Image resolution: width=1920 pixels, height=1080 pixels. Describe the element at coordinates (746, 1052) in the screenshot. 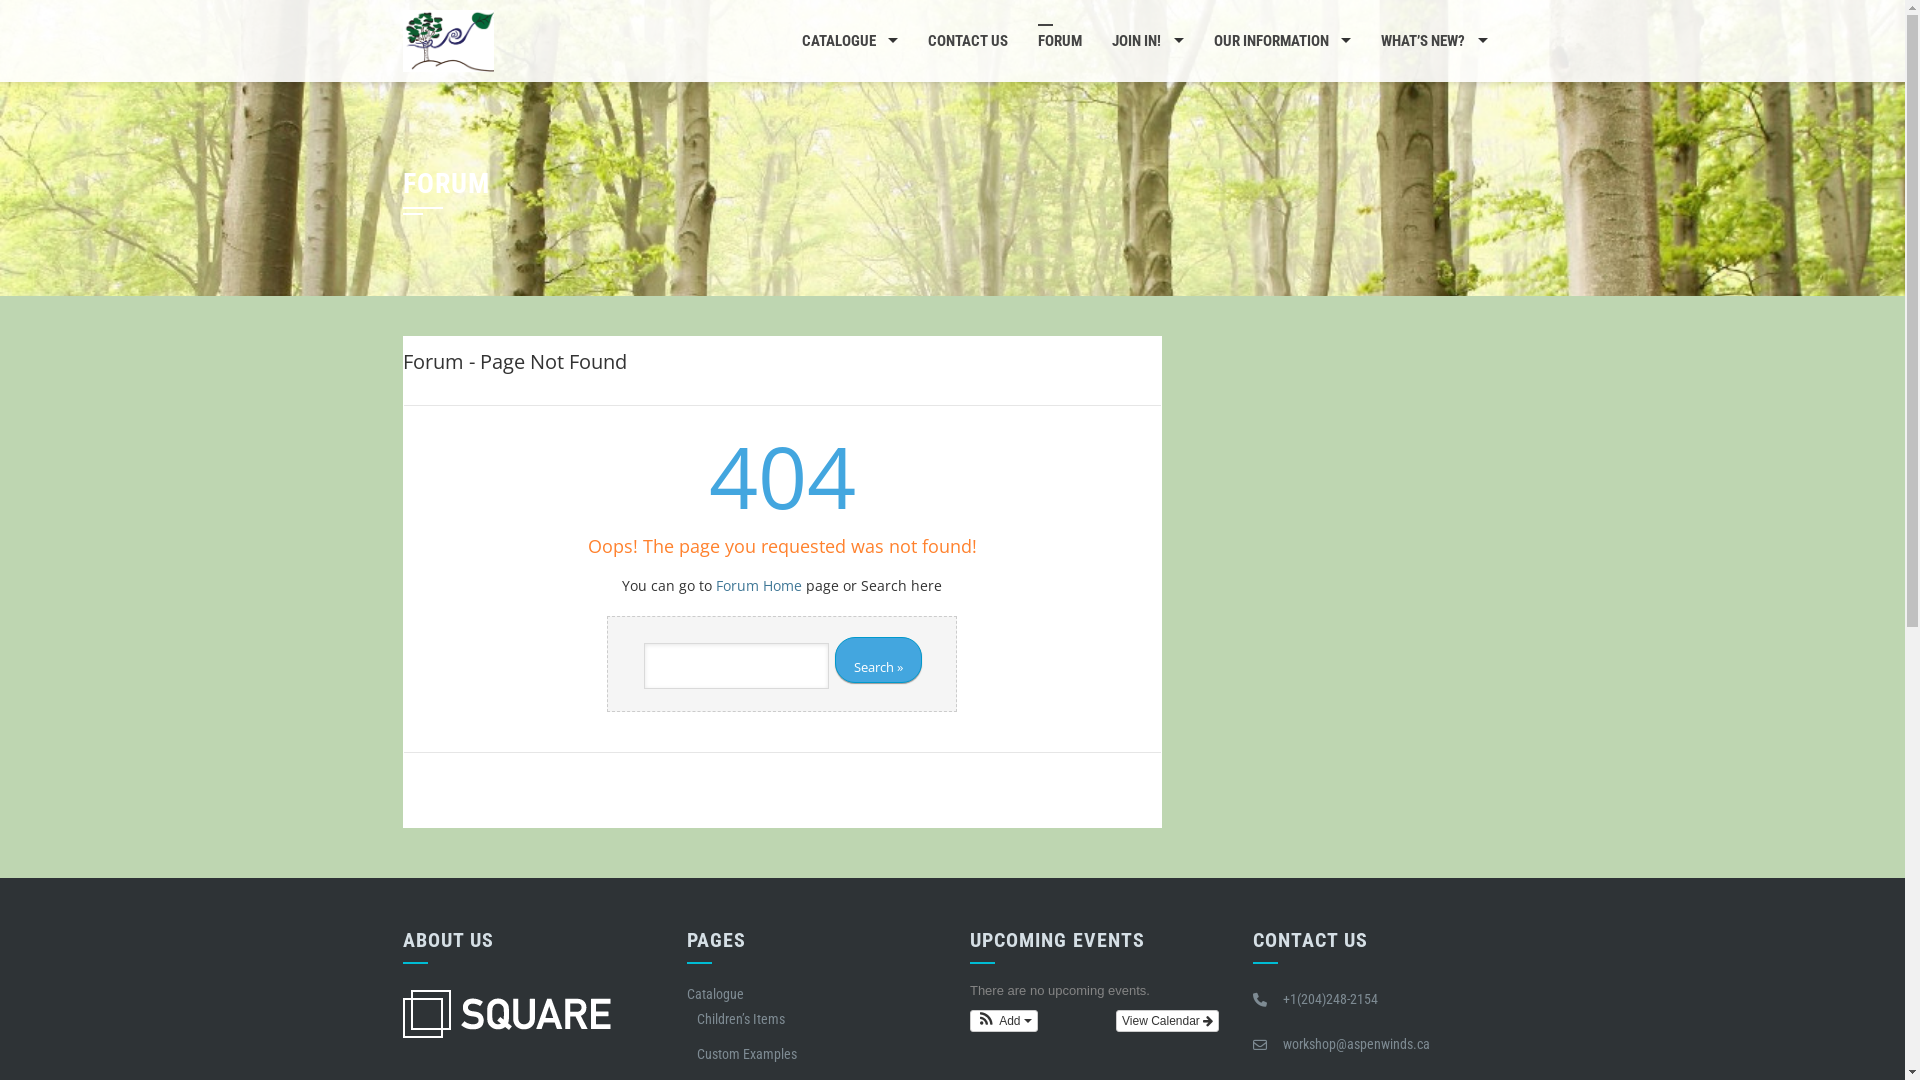

I see `'Custom Examples'` at that location.